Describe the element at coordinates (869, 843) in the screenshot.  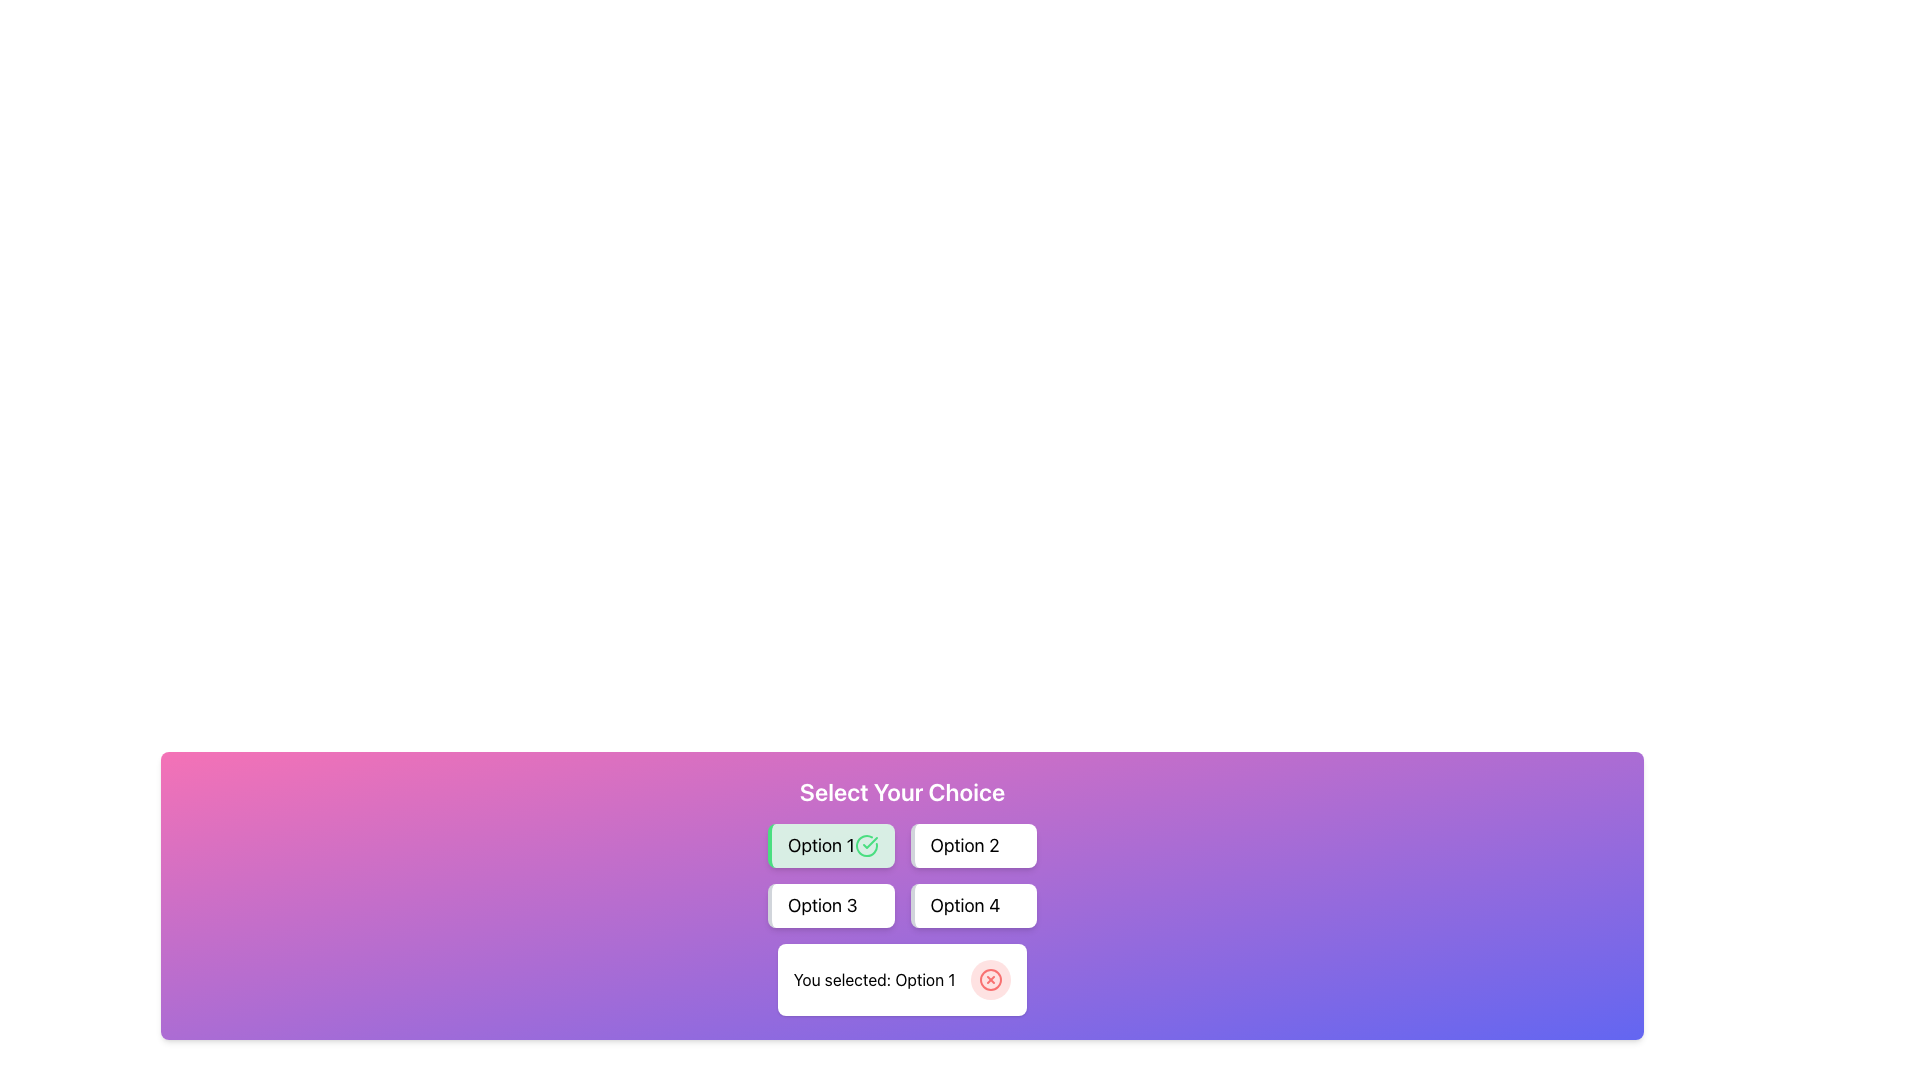
I see `the small checkmark icon within the 'Option 1' button area, which is styled with a green hue and bordered by a circular outline` at that location.